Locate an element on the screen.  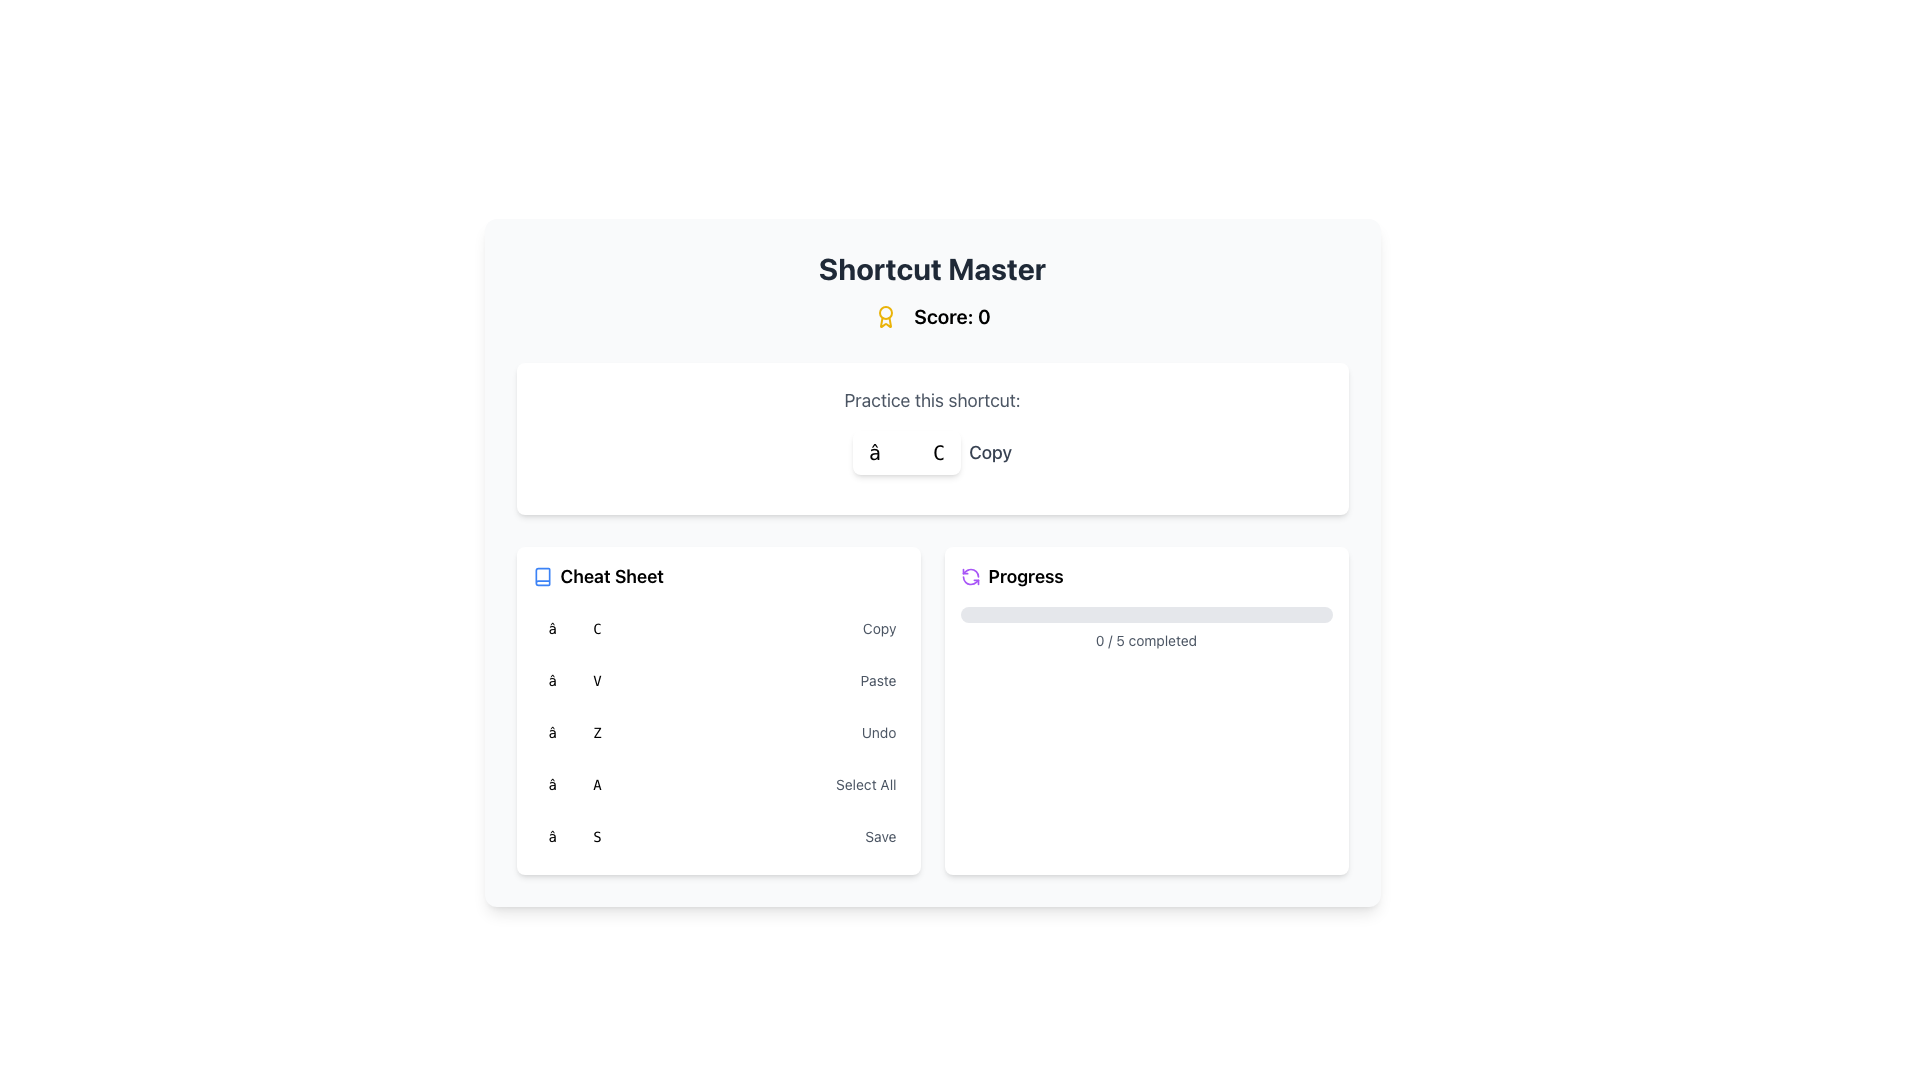
the static informational display showing the user's current score, located below the title 'Shortcut Master' is located at coordinates (931, 315).